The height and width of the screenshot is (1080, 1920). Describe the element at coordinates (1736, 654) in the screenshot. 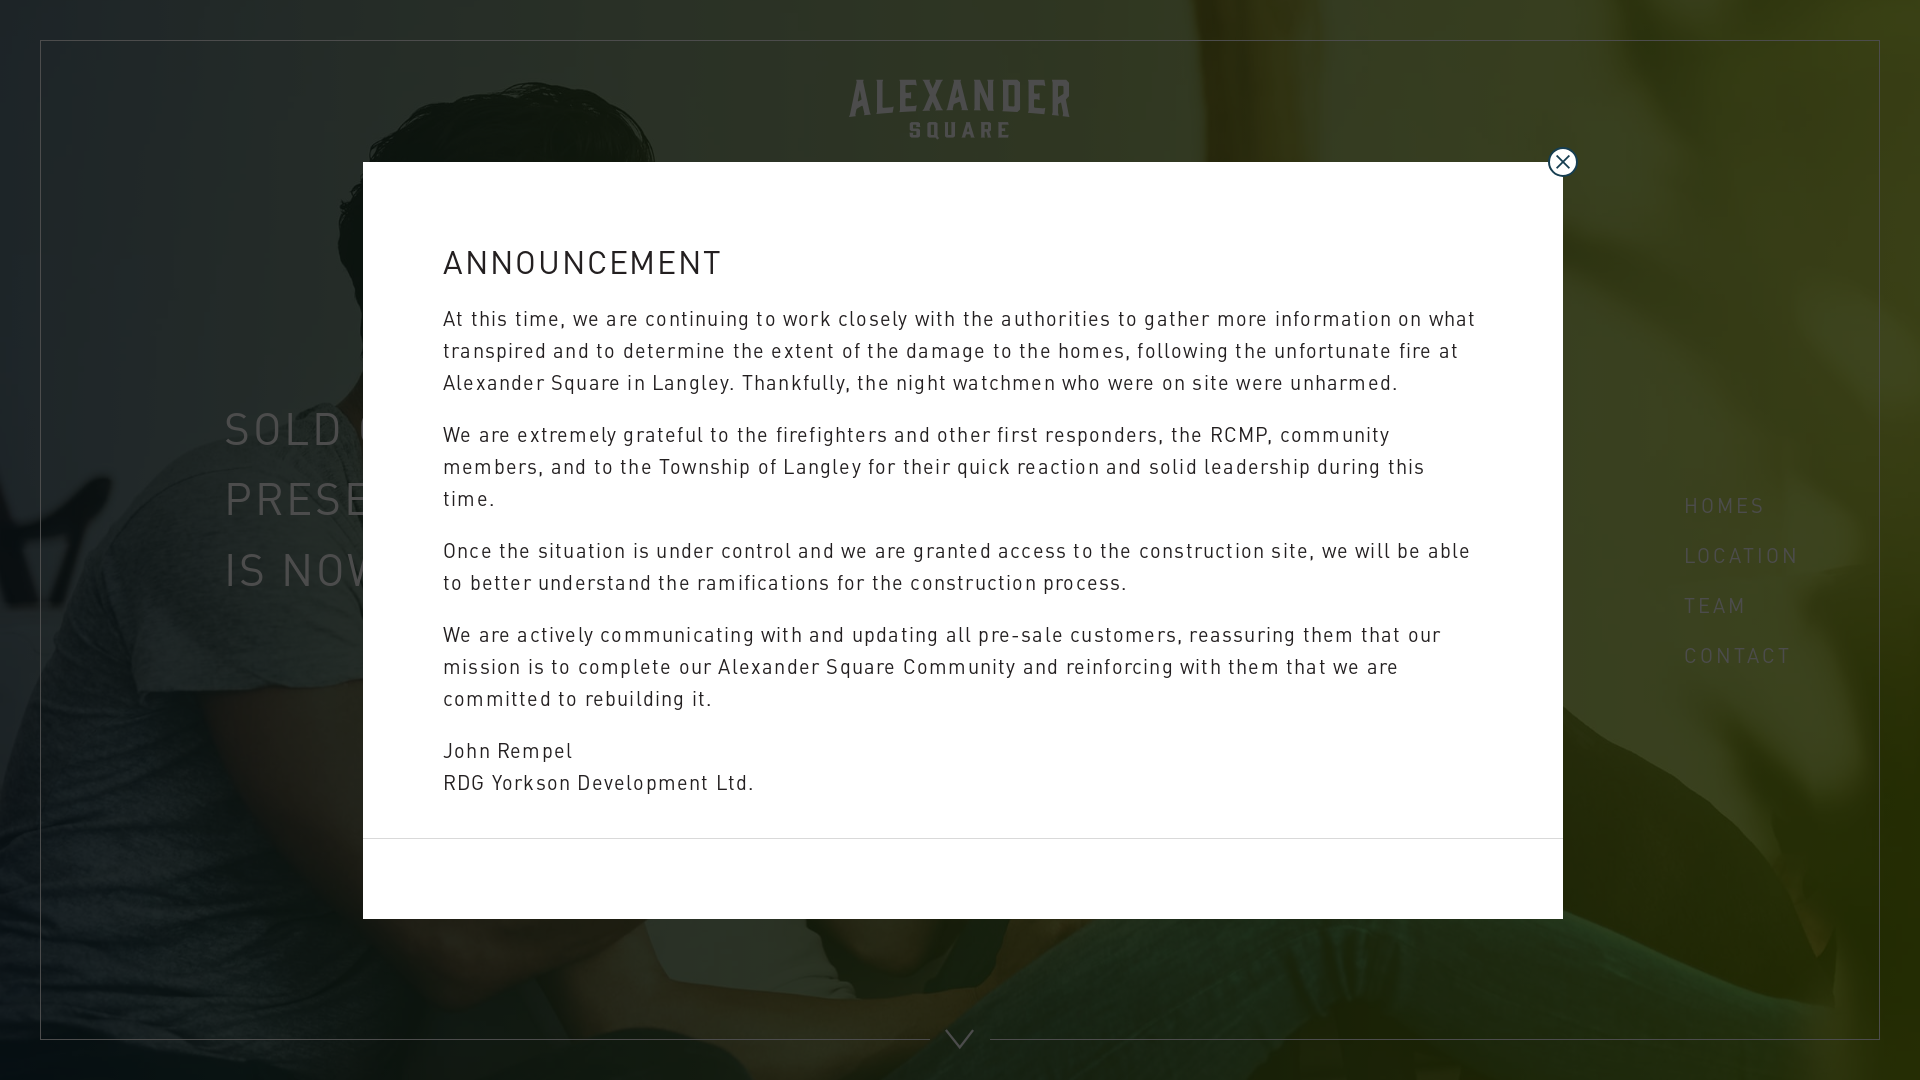

I see `'CONTACT'` at that location.